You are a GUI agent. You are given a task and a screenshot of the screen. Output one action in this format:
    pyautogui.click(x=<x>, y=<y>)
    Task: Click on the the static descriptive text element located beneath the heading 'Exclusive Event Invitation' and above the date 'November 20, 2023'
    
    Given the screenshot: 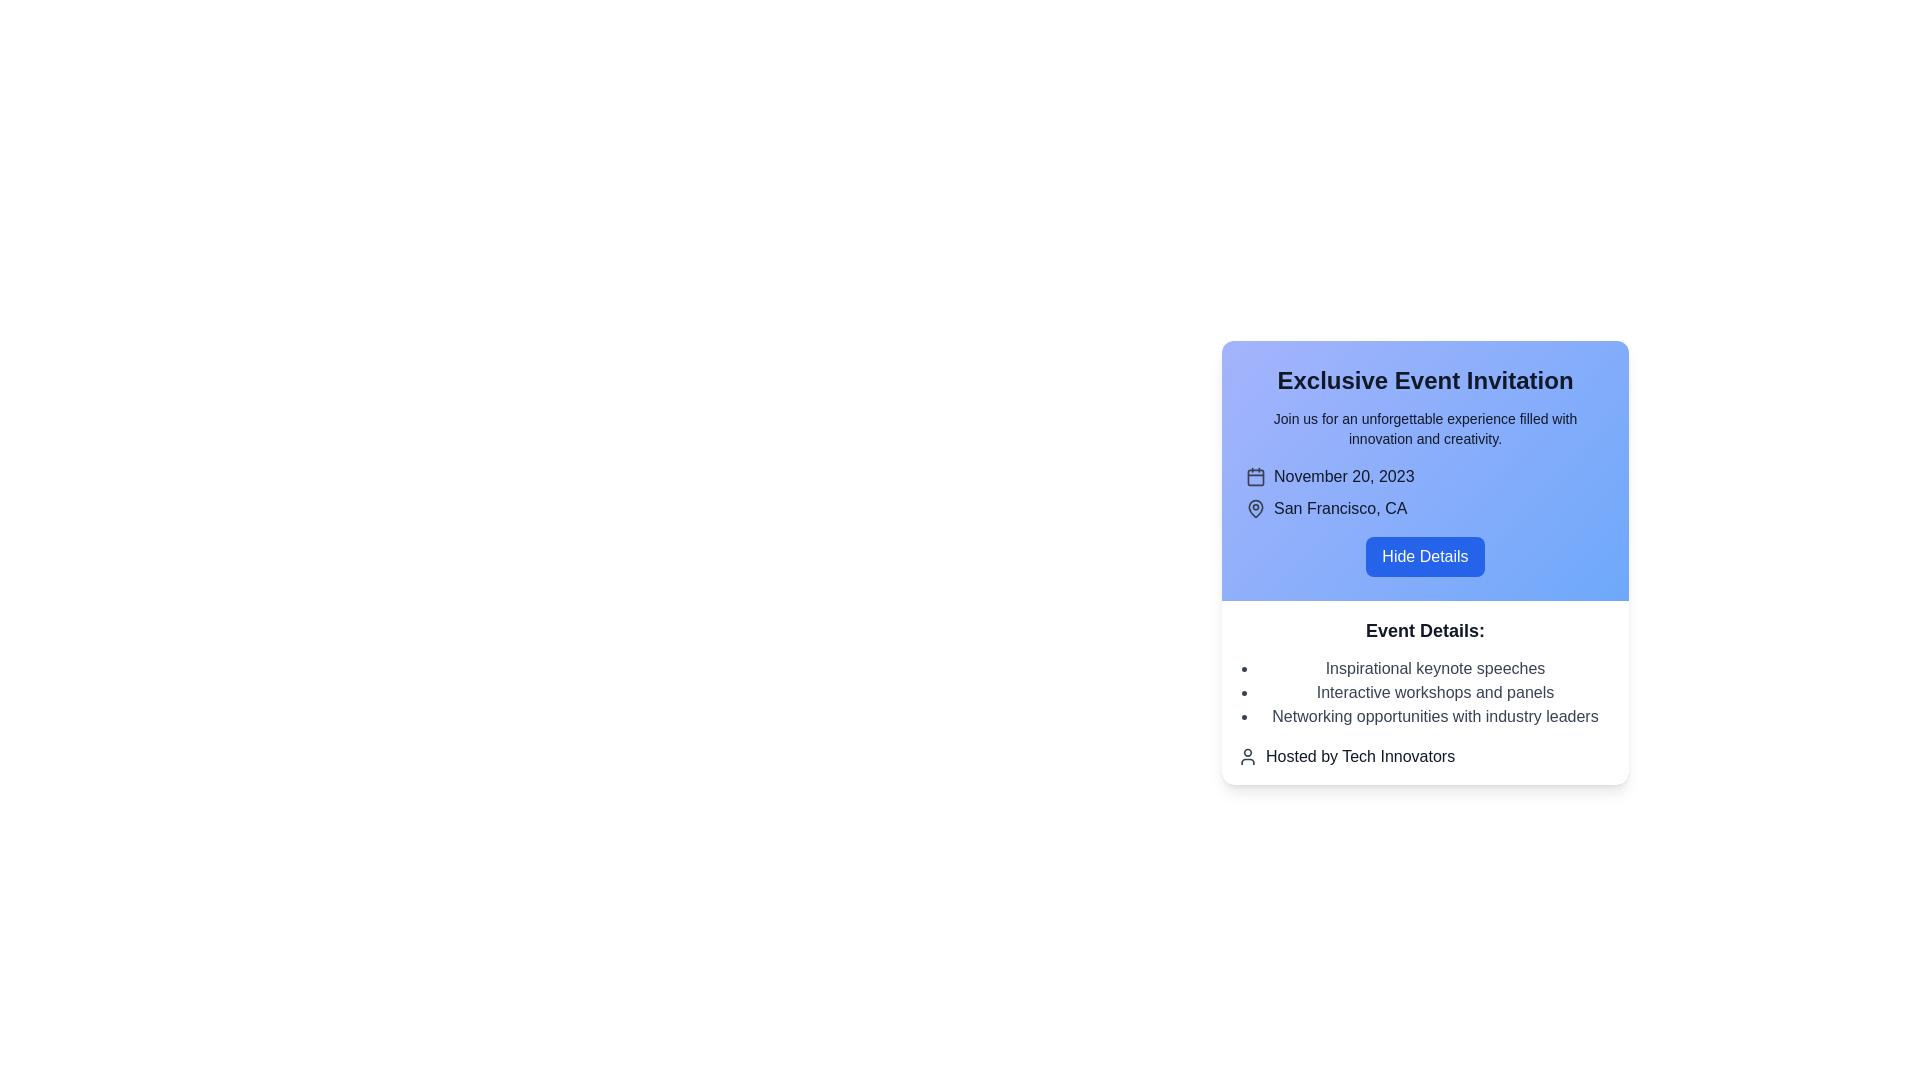 What is the action you would take?
    pyautogui.click(x=1424, y=427)
    